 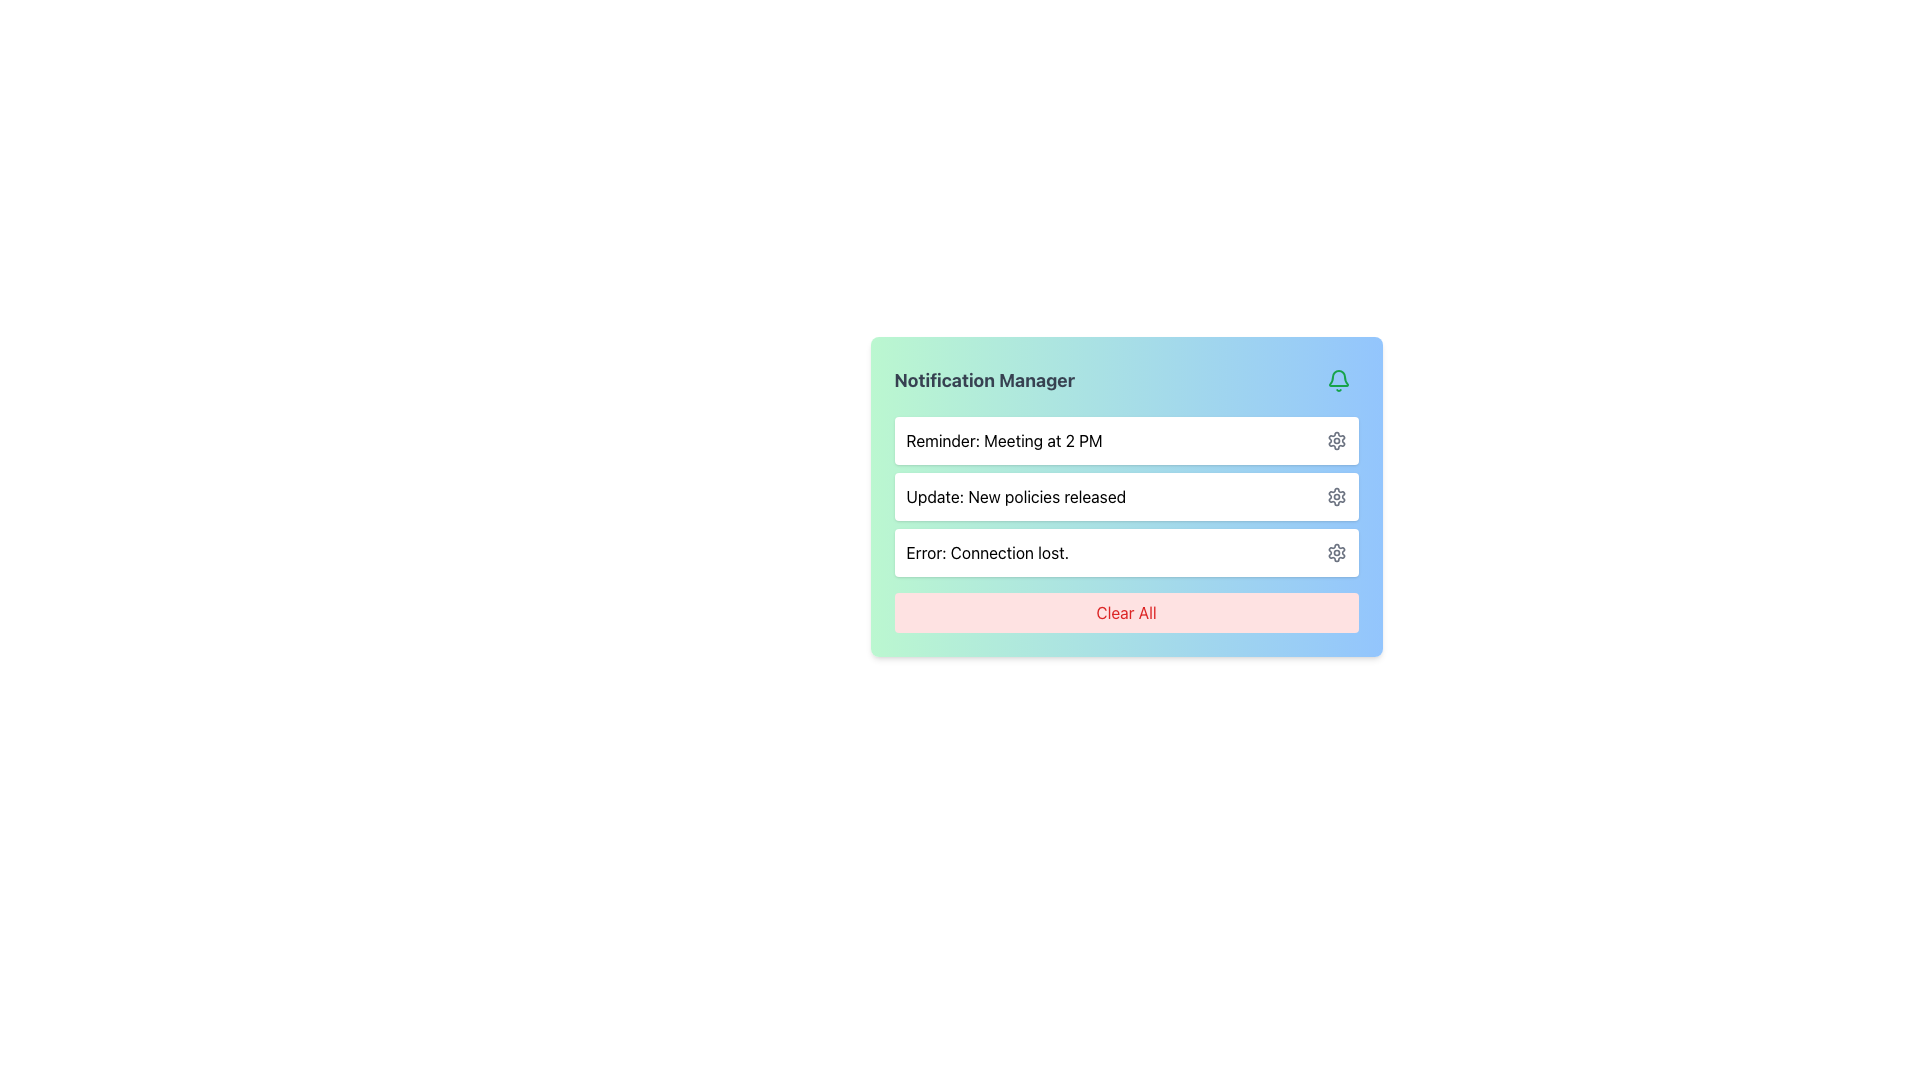 What do you see at coordinates (1336, 496) in the screenshot?
I see `the gear icon representing settings for the second notification titled 'Update: New policies released' in the notification manager interface` at bounding box center [1336, 496].